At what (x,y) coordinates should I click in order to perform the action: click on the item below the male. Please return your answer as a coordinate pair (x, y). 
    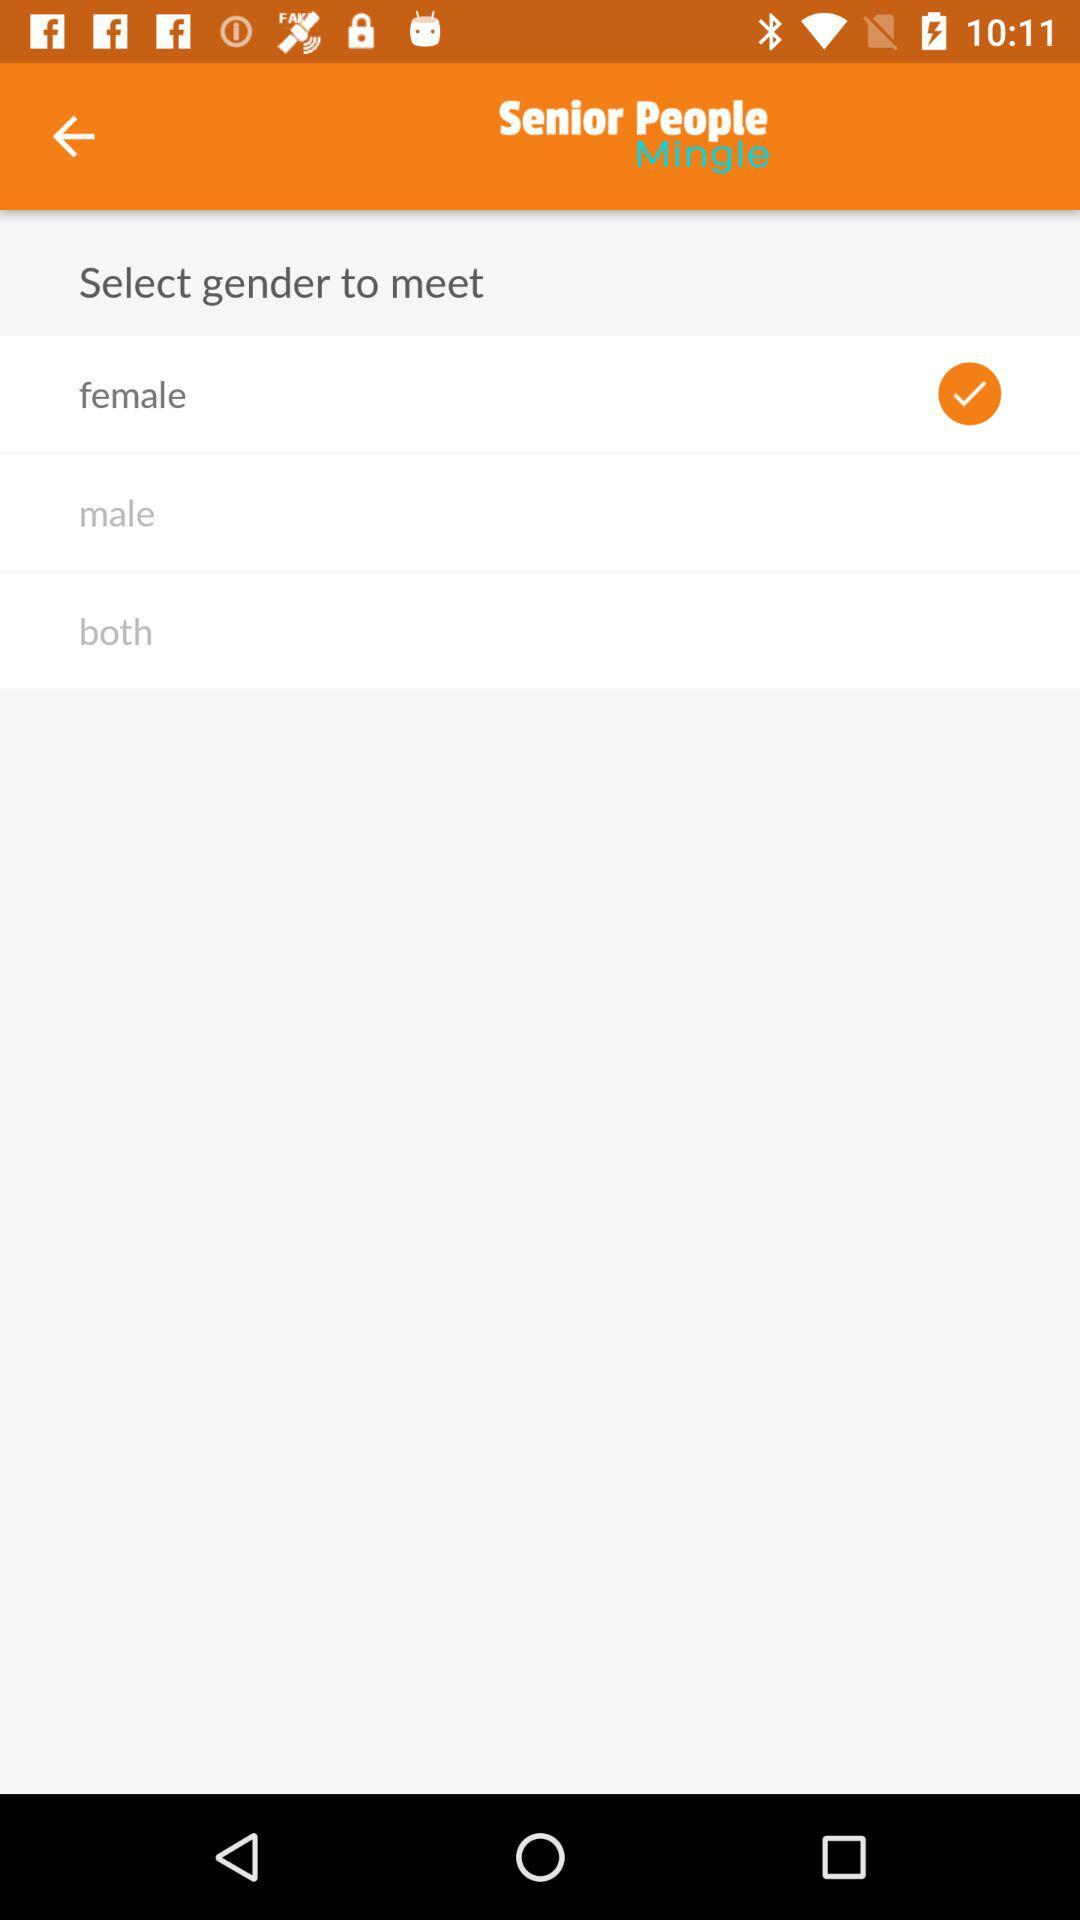
    Looking at the image, I should click on (115, 629).